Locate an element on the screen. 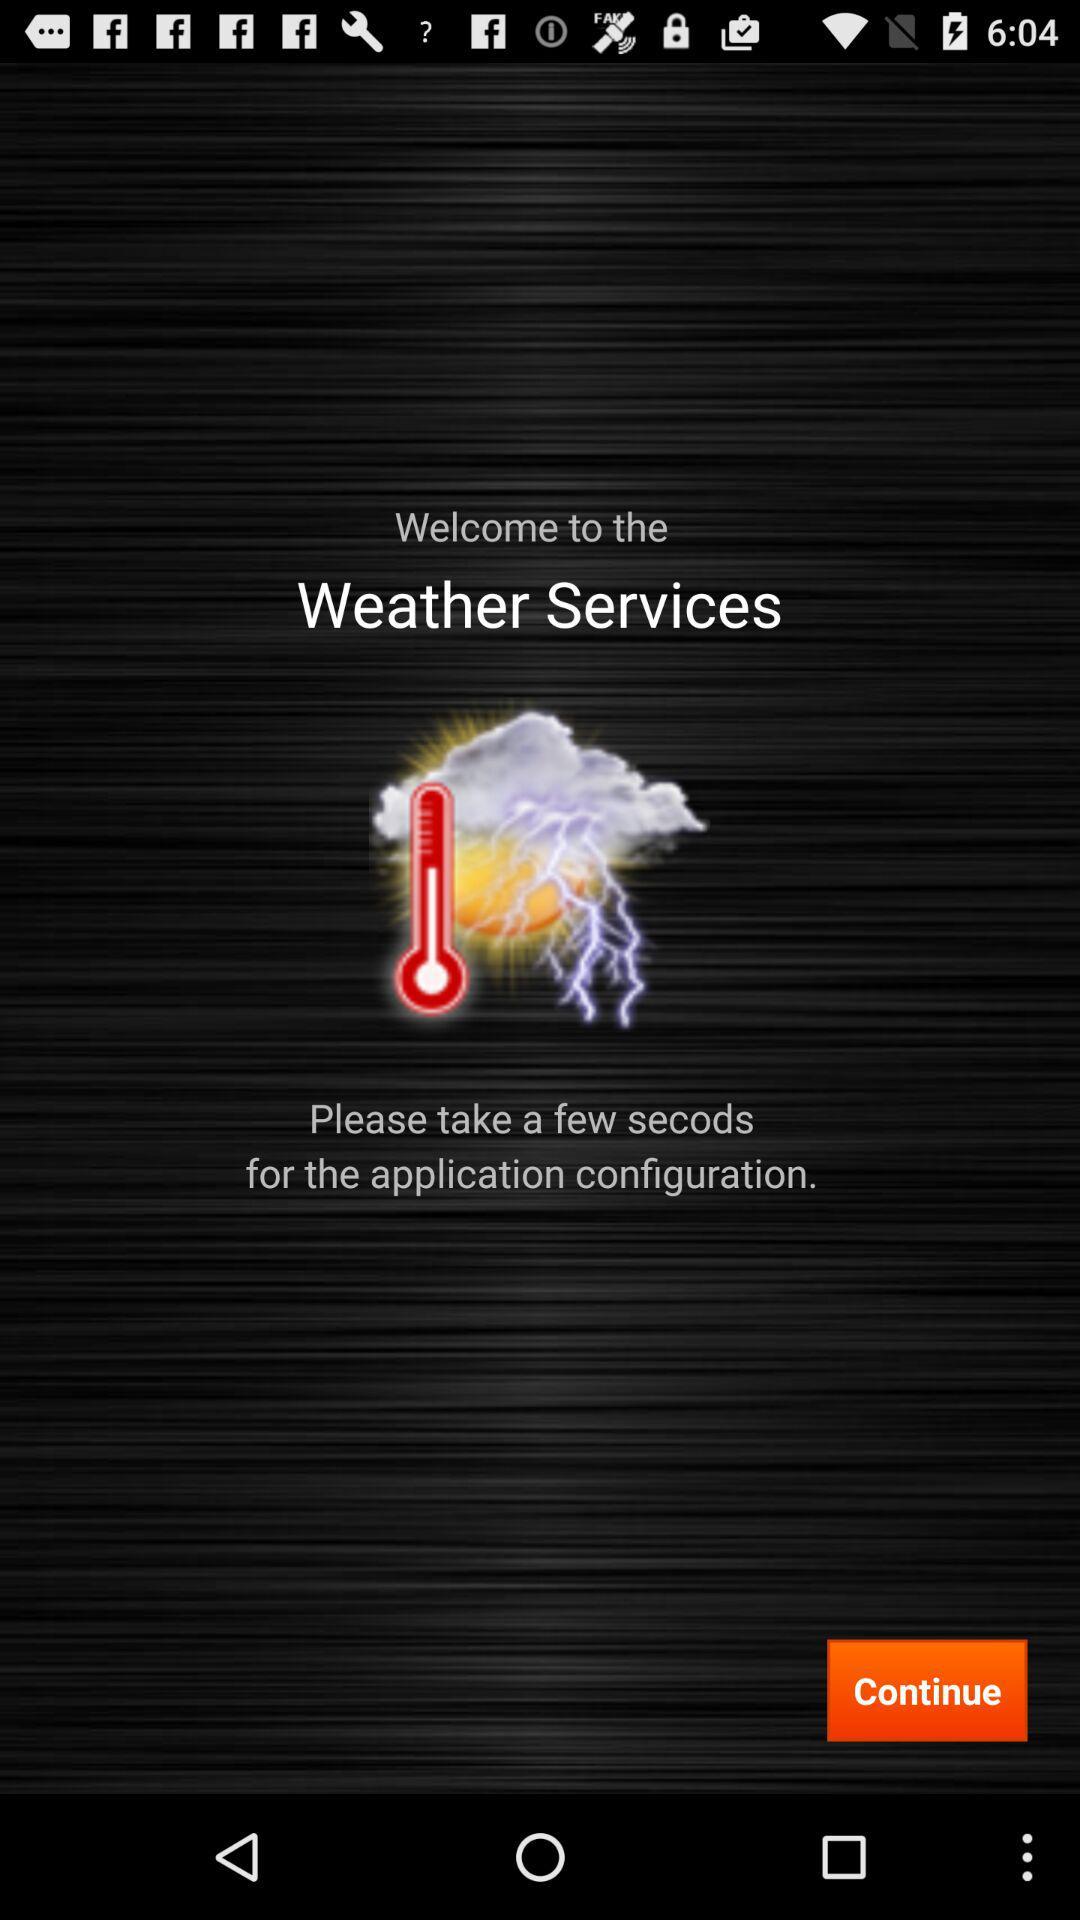  continue item is located at coordinates (927, 1689).